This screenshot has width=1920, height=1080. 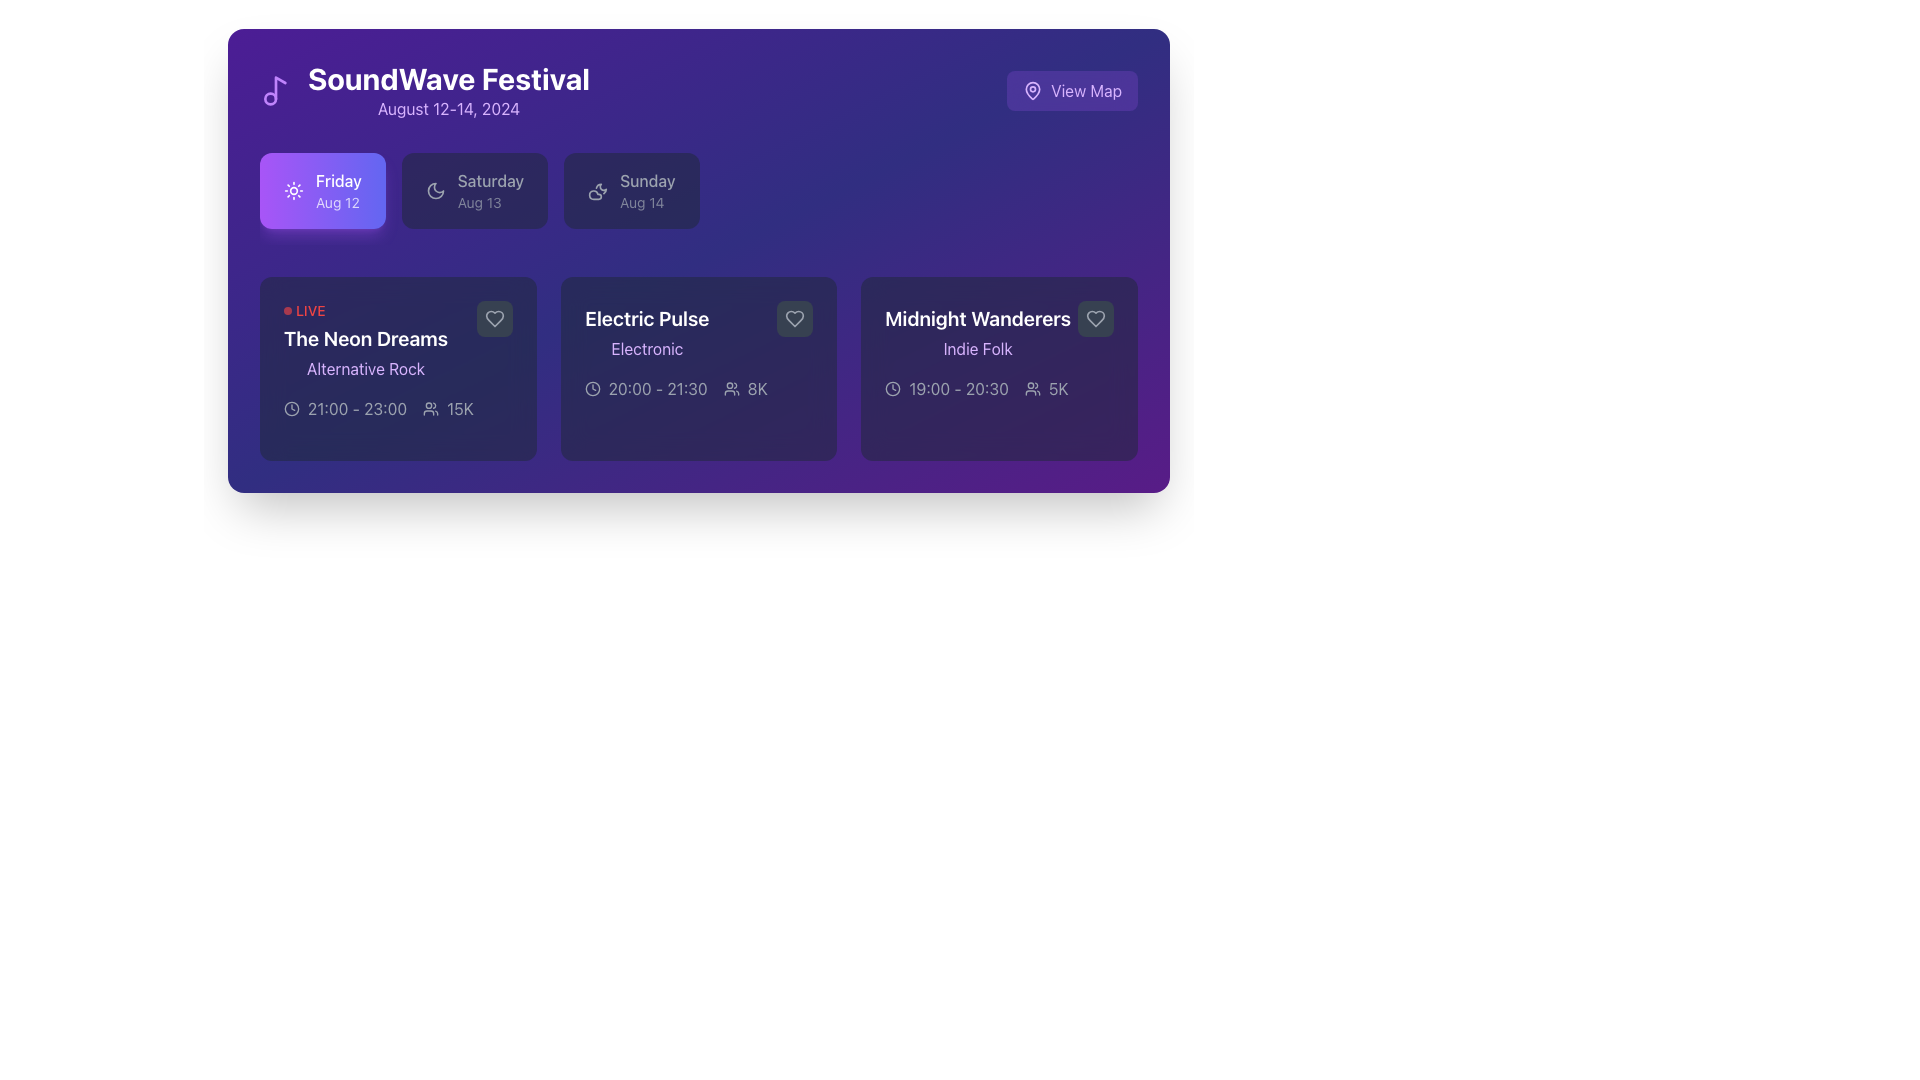 I want to click on the informational component indicating the number of attendees for the 'Electric Pulse' event, located at the bottom right of the event card, so click(x=744, y=389).